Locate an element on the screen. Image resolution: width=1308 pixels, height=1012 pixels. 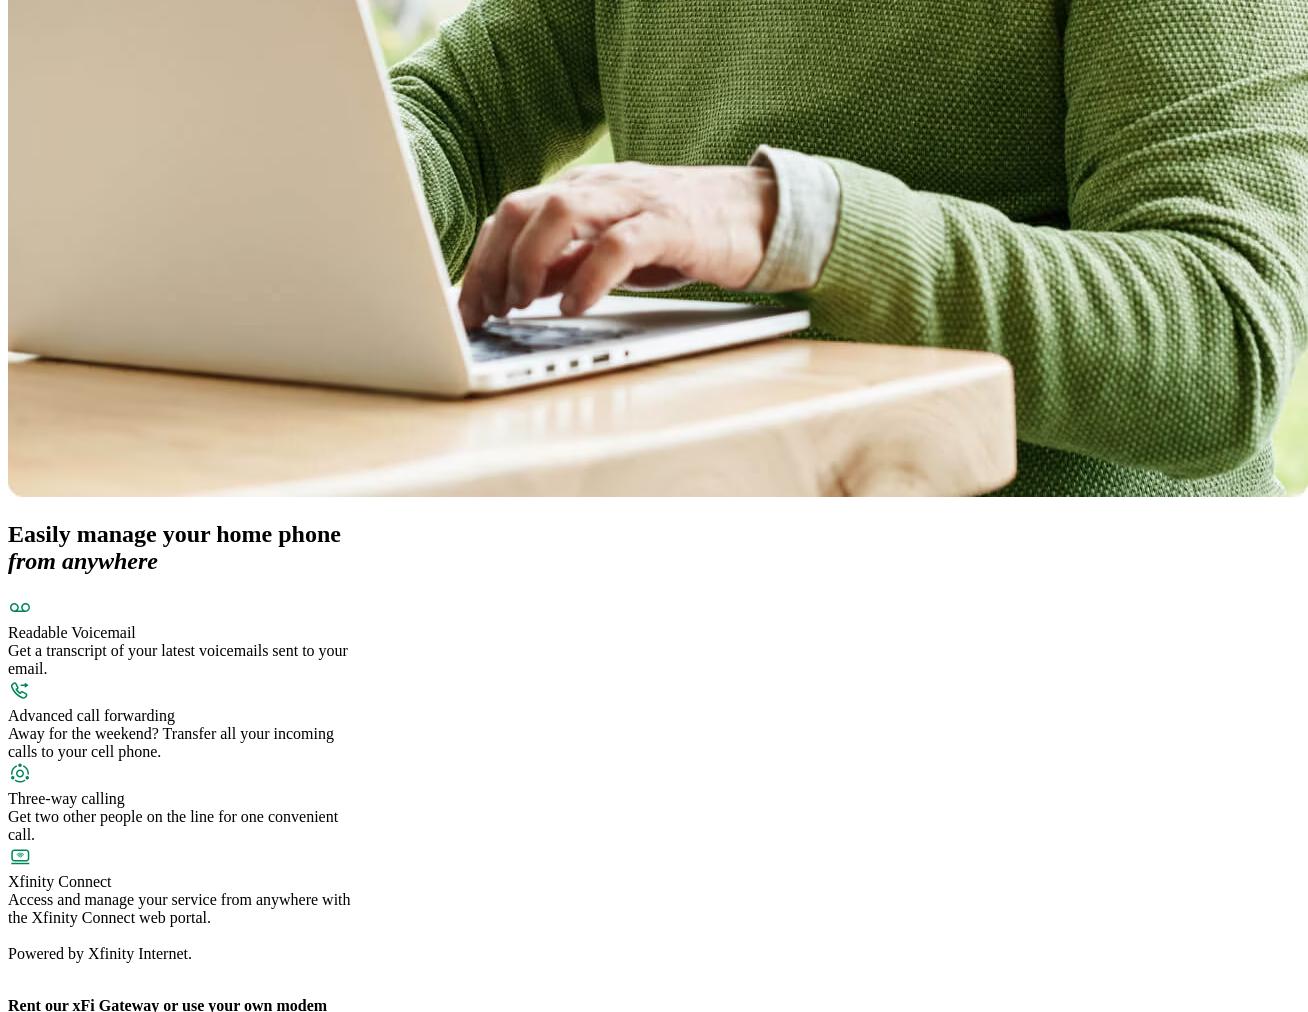
'Advanced call forwarding' is located at coordinates (90, 715).